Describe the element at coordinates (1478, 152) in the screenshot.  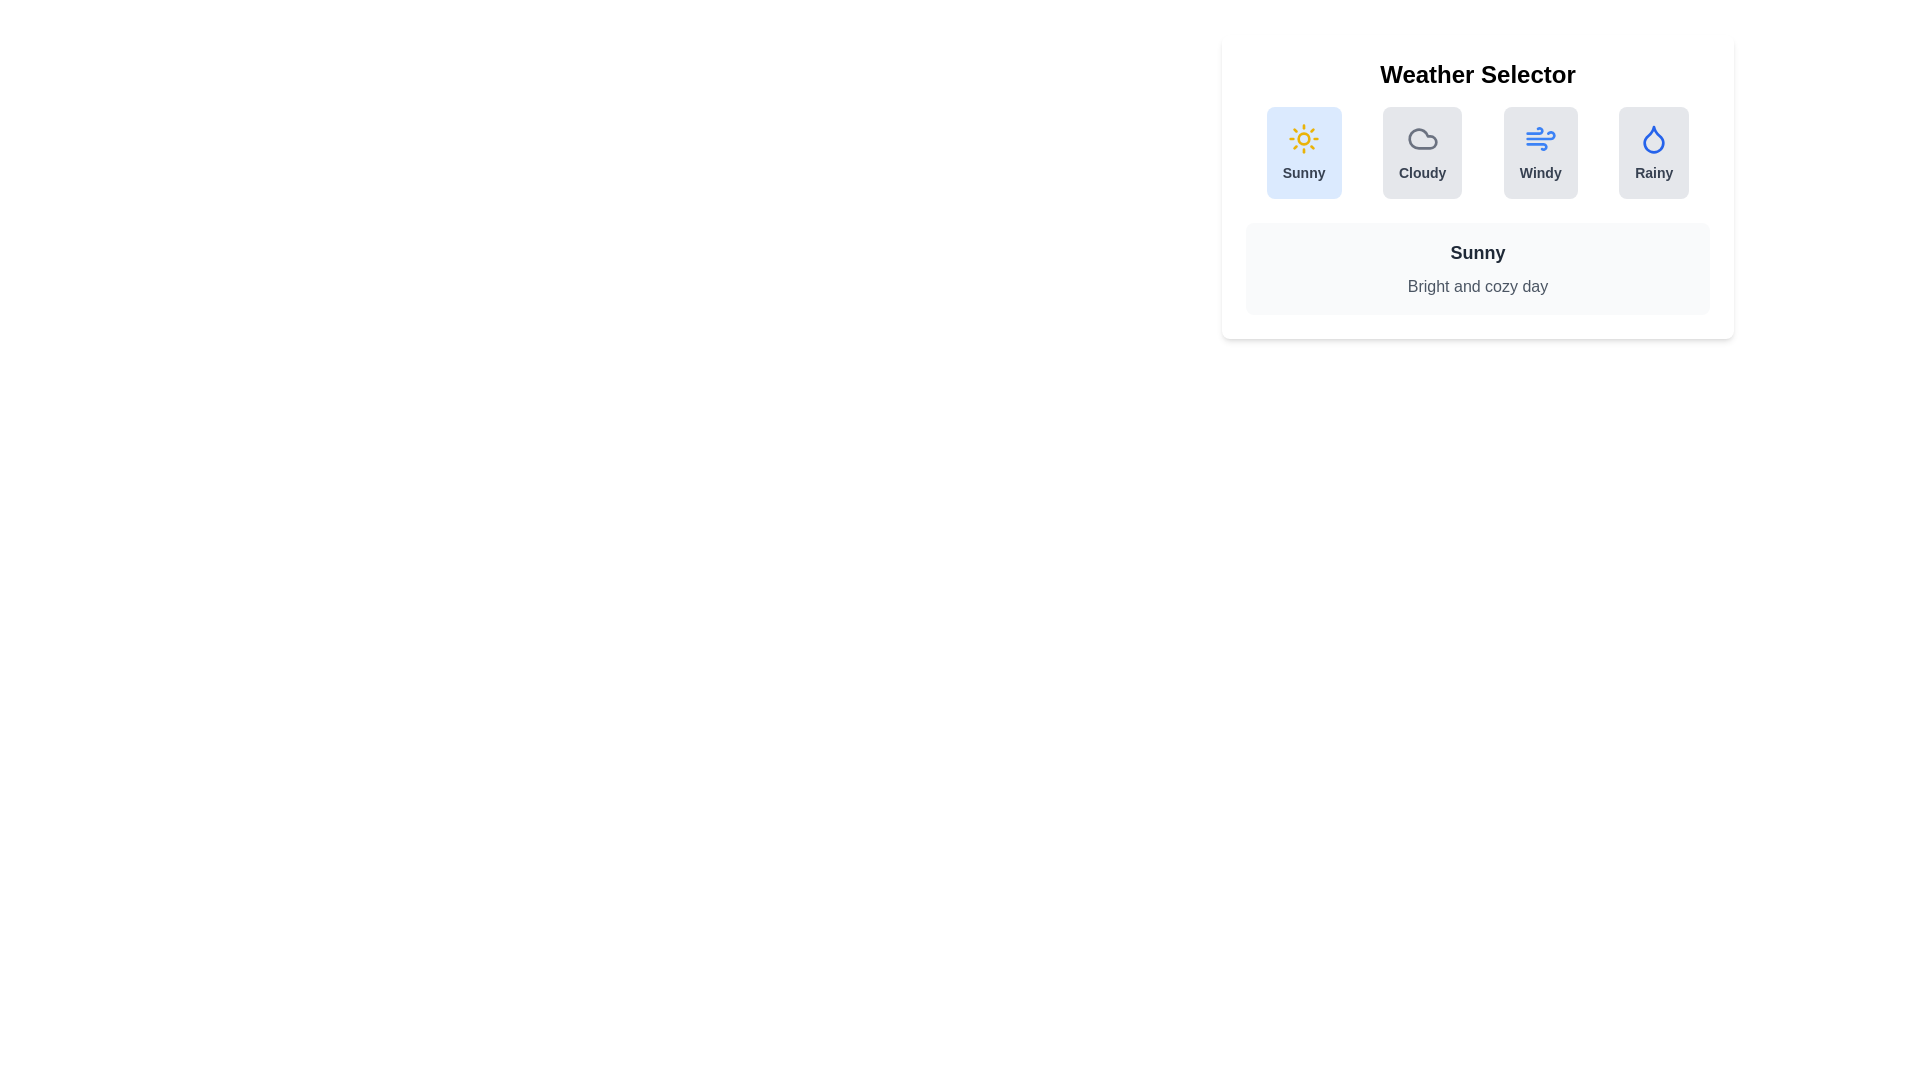
I see `the group of selectable weather condition buttons` at that location.